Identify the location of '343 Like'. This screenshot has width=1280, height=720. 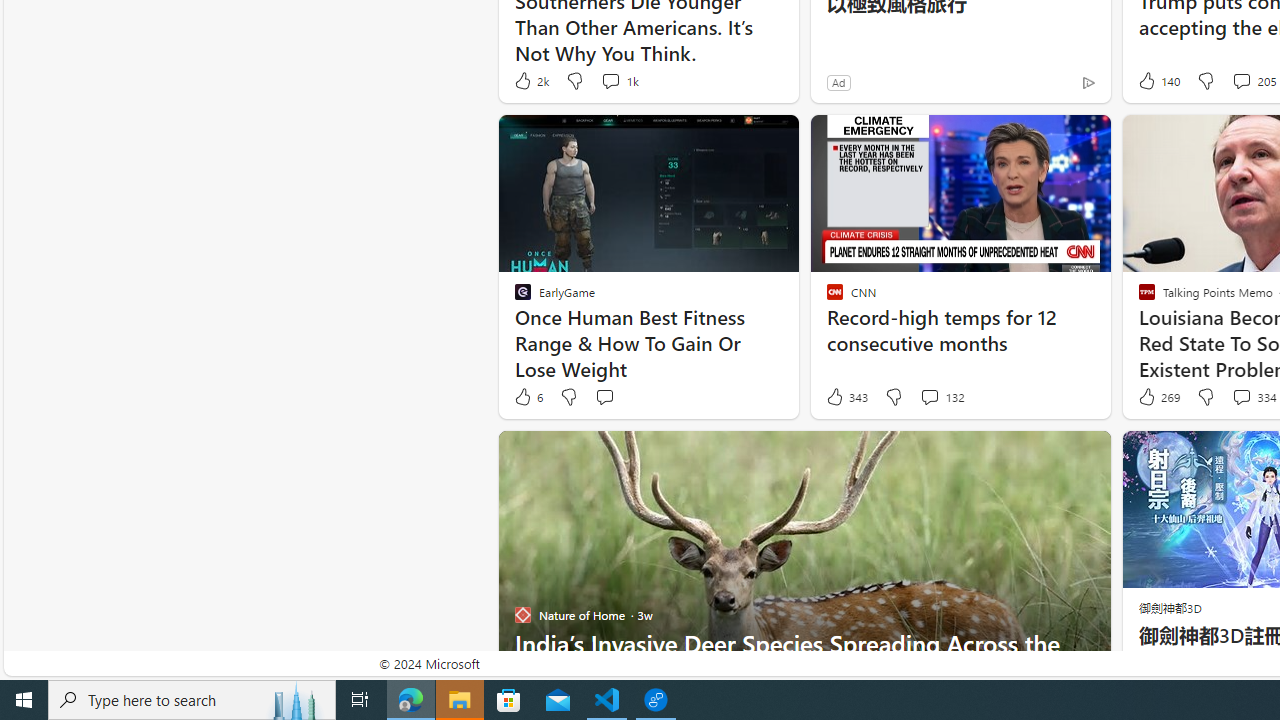
(846, 397).